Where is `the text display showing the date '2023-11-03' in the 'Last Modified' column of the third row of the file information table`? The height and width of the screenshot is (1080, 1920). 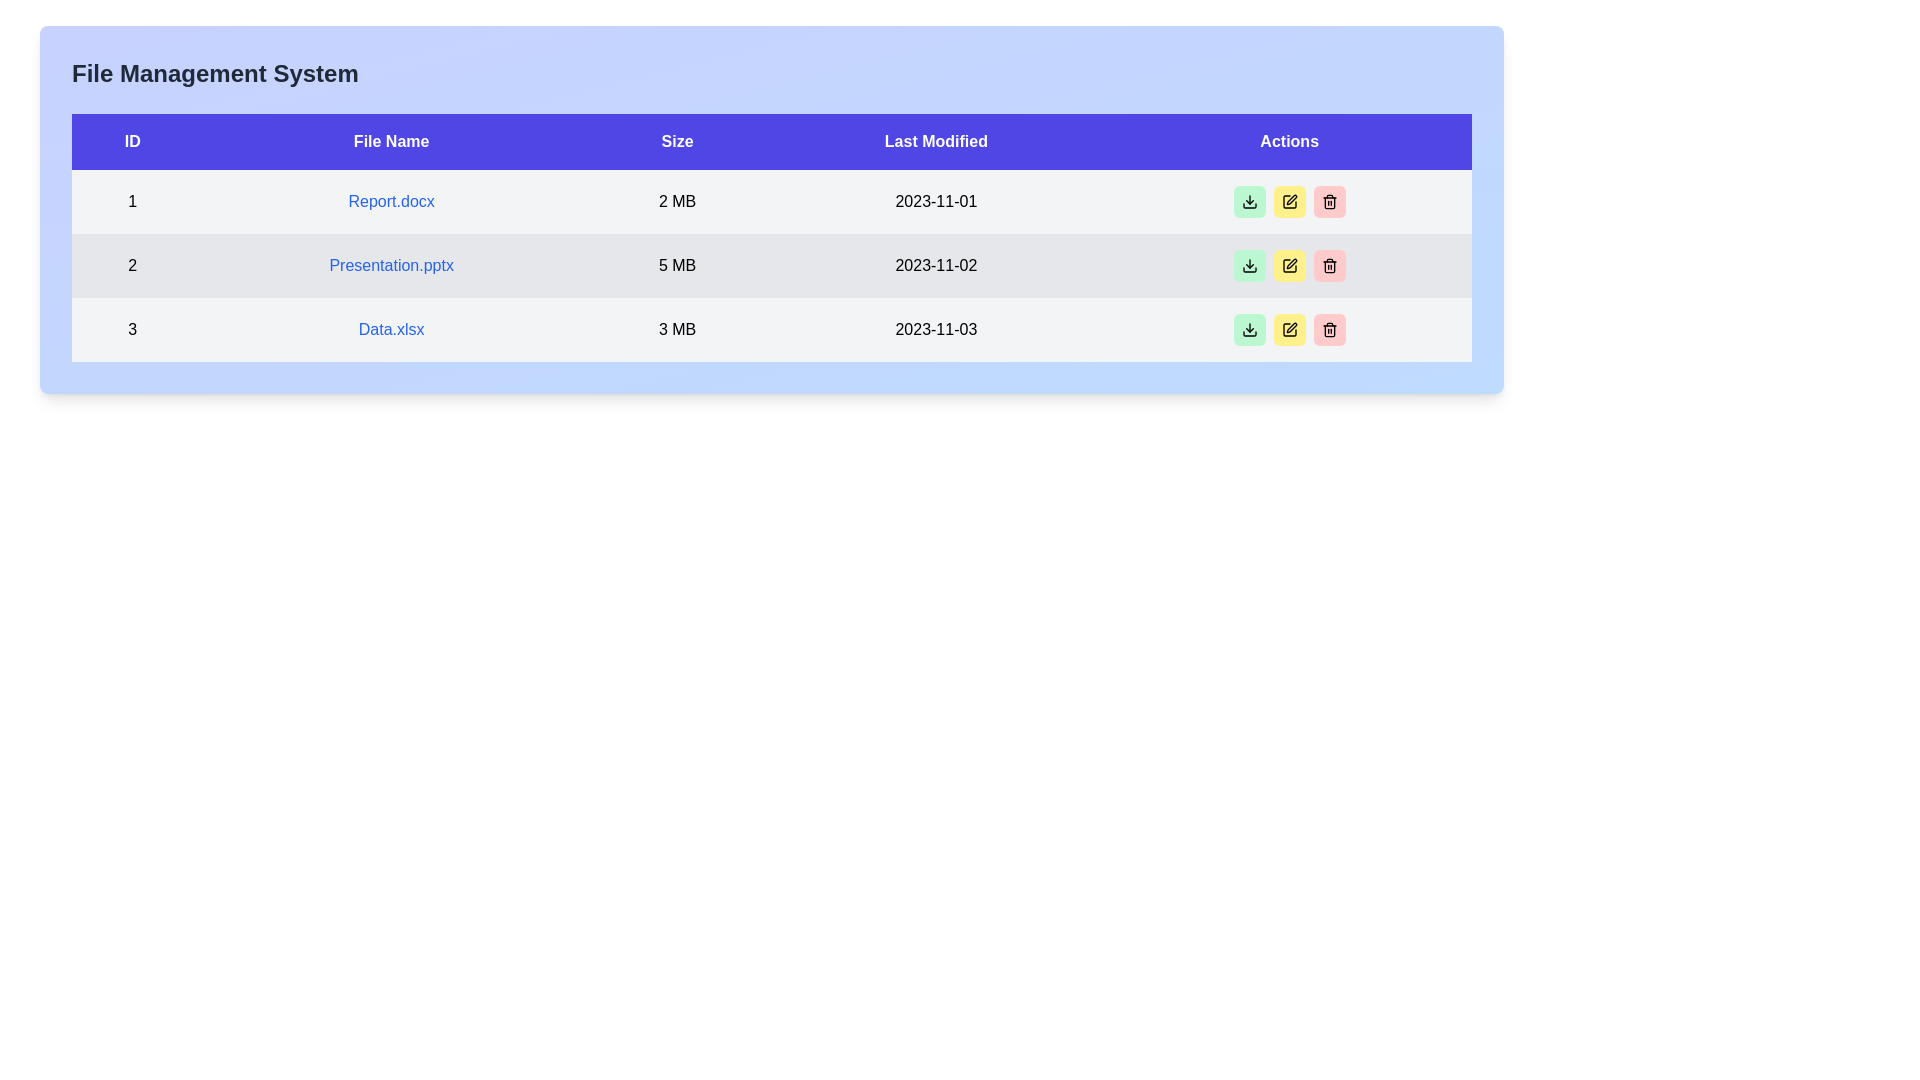
the text display showing the date '2023-11-03' in the 'Last Modified' column of the third row of the file information table is located at coordinates (935, 329).